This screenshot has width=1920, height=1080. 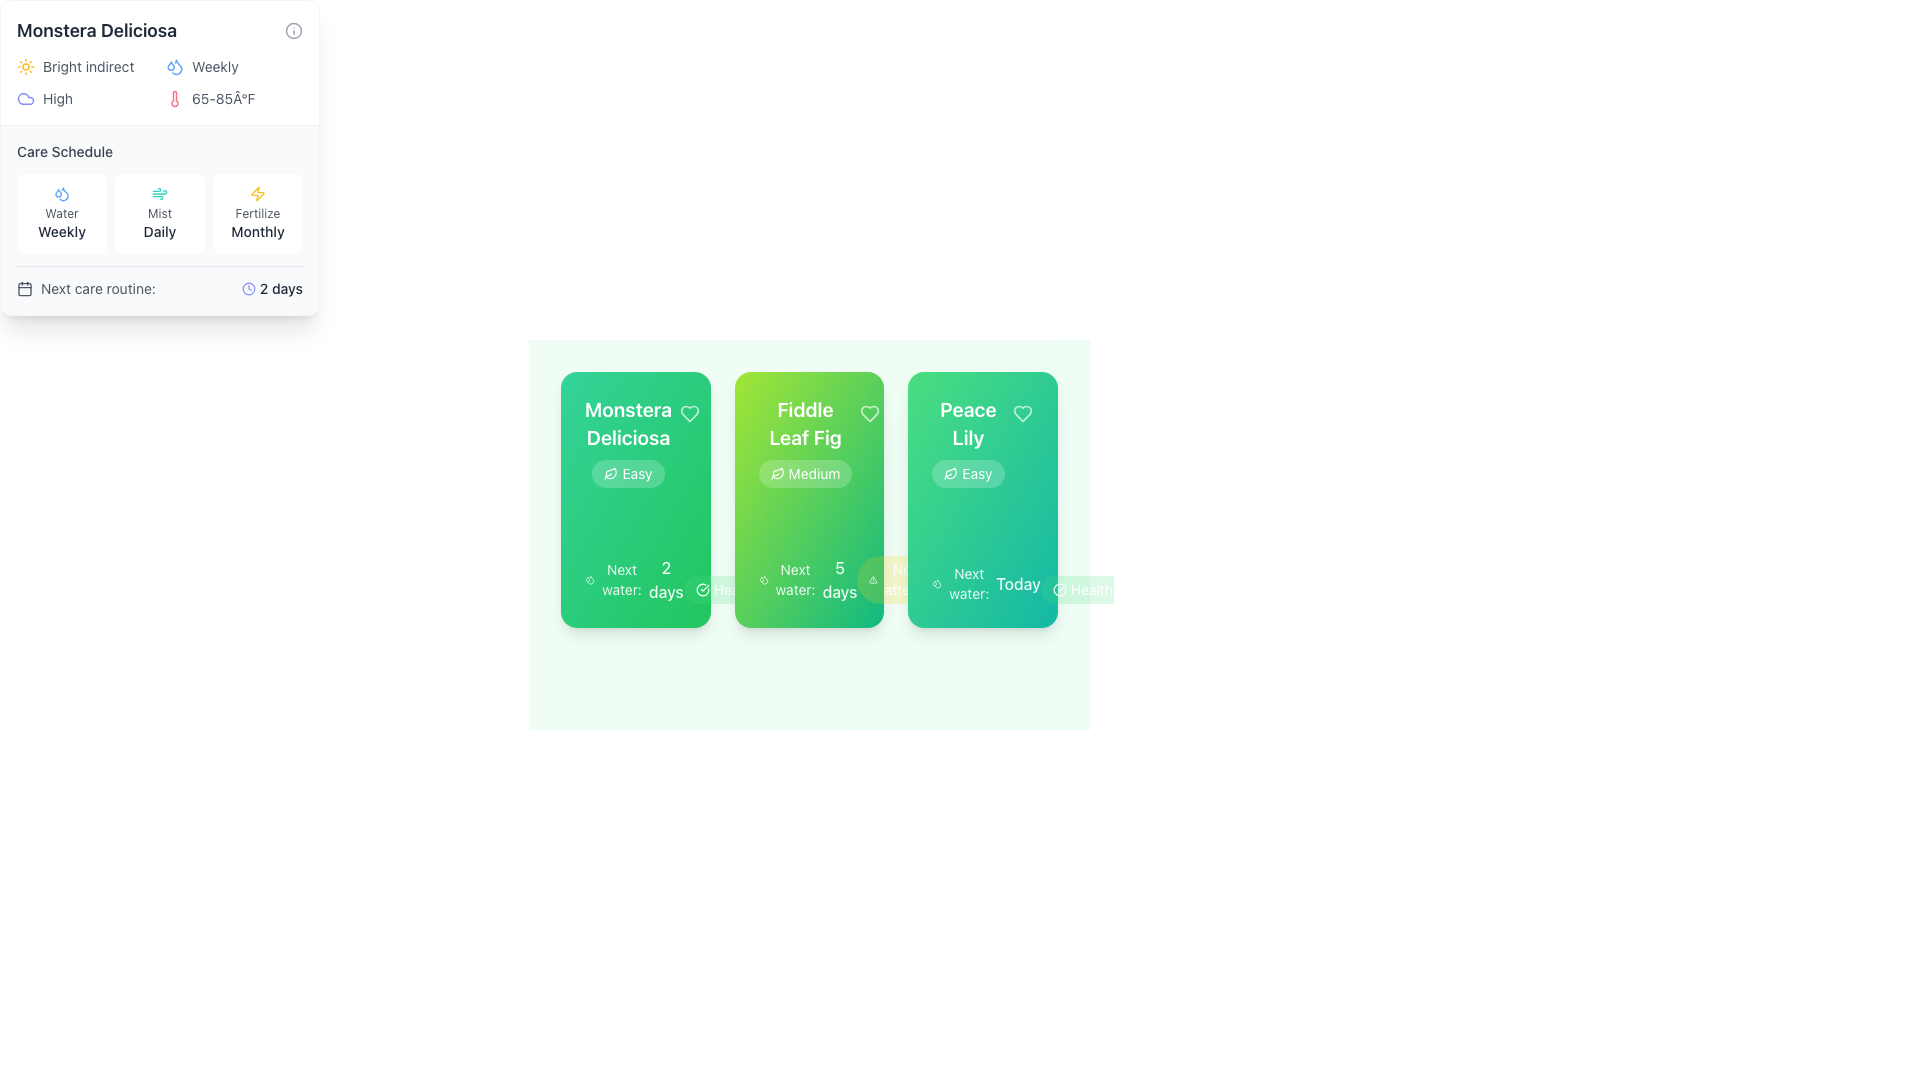 What do you see at coordinates (794, 579) in the screenshot?
I see `the label that indicates the upcoming watering schedule for the Fiddle Leaf Fig plant, located in the middle card under the title` at bounding box center [794, 579].